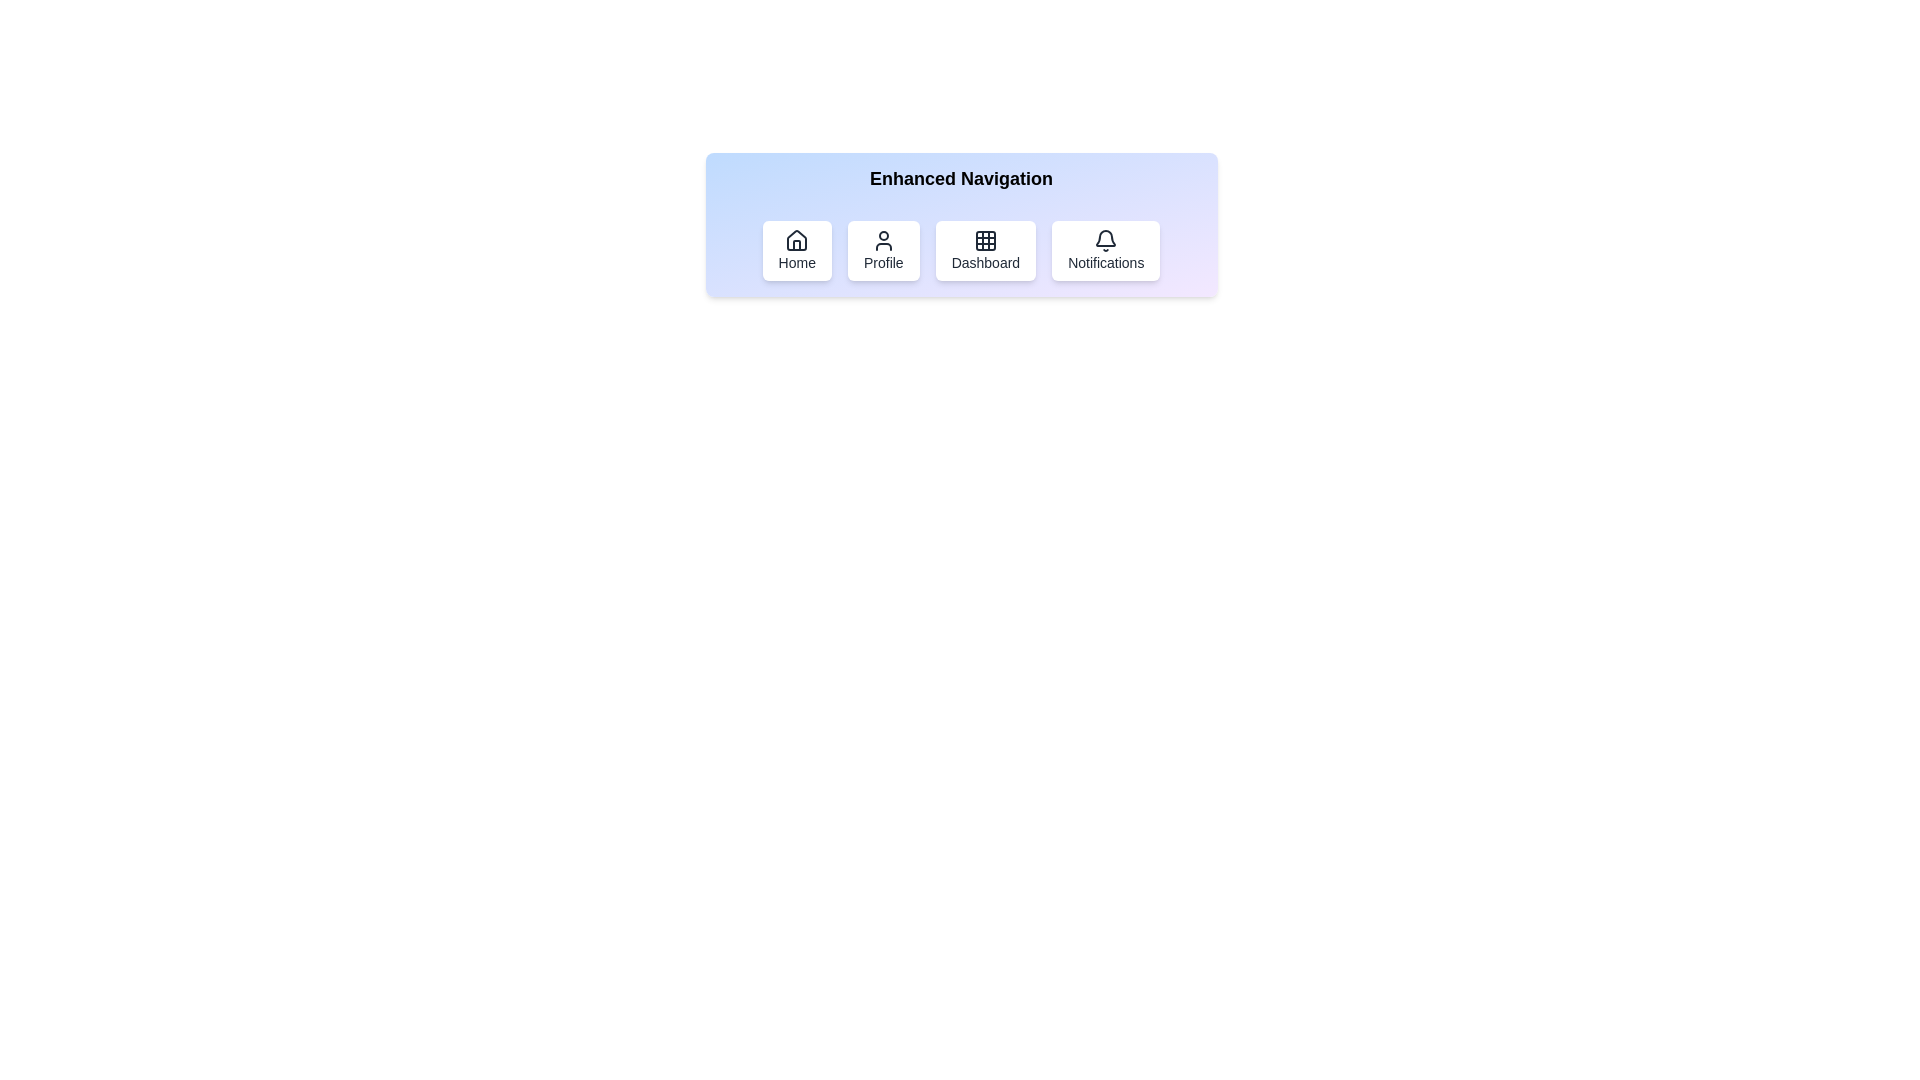 This screenshot has width=1920, height=1080. I want to click on text label displaying 'Home' located below the house icon in the navigation menu, so click(796, 261).